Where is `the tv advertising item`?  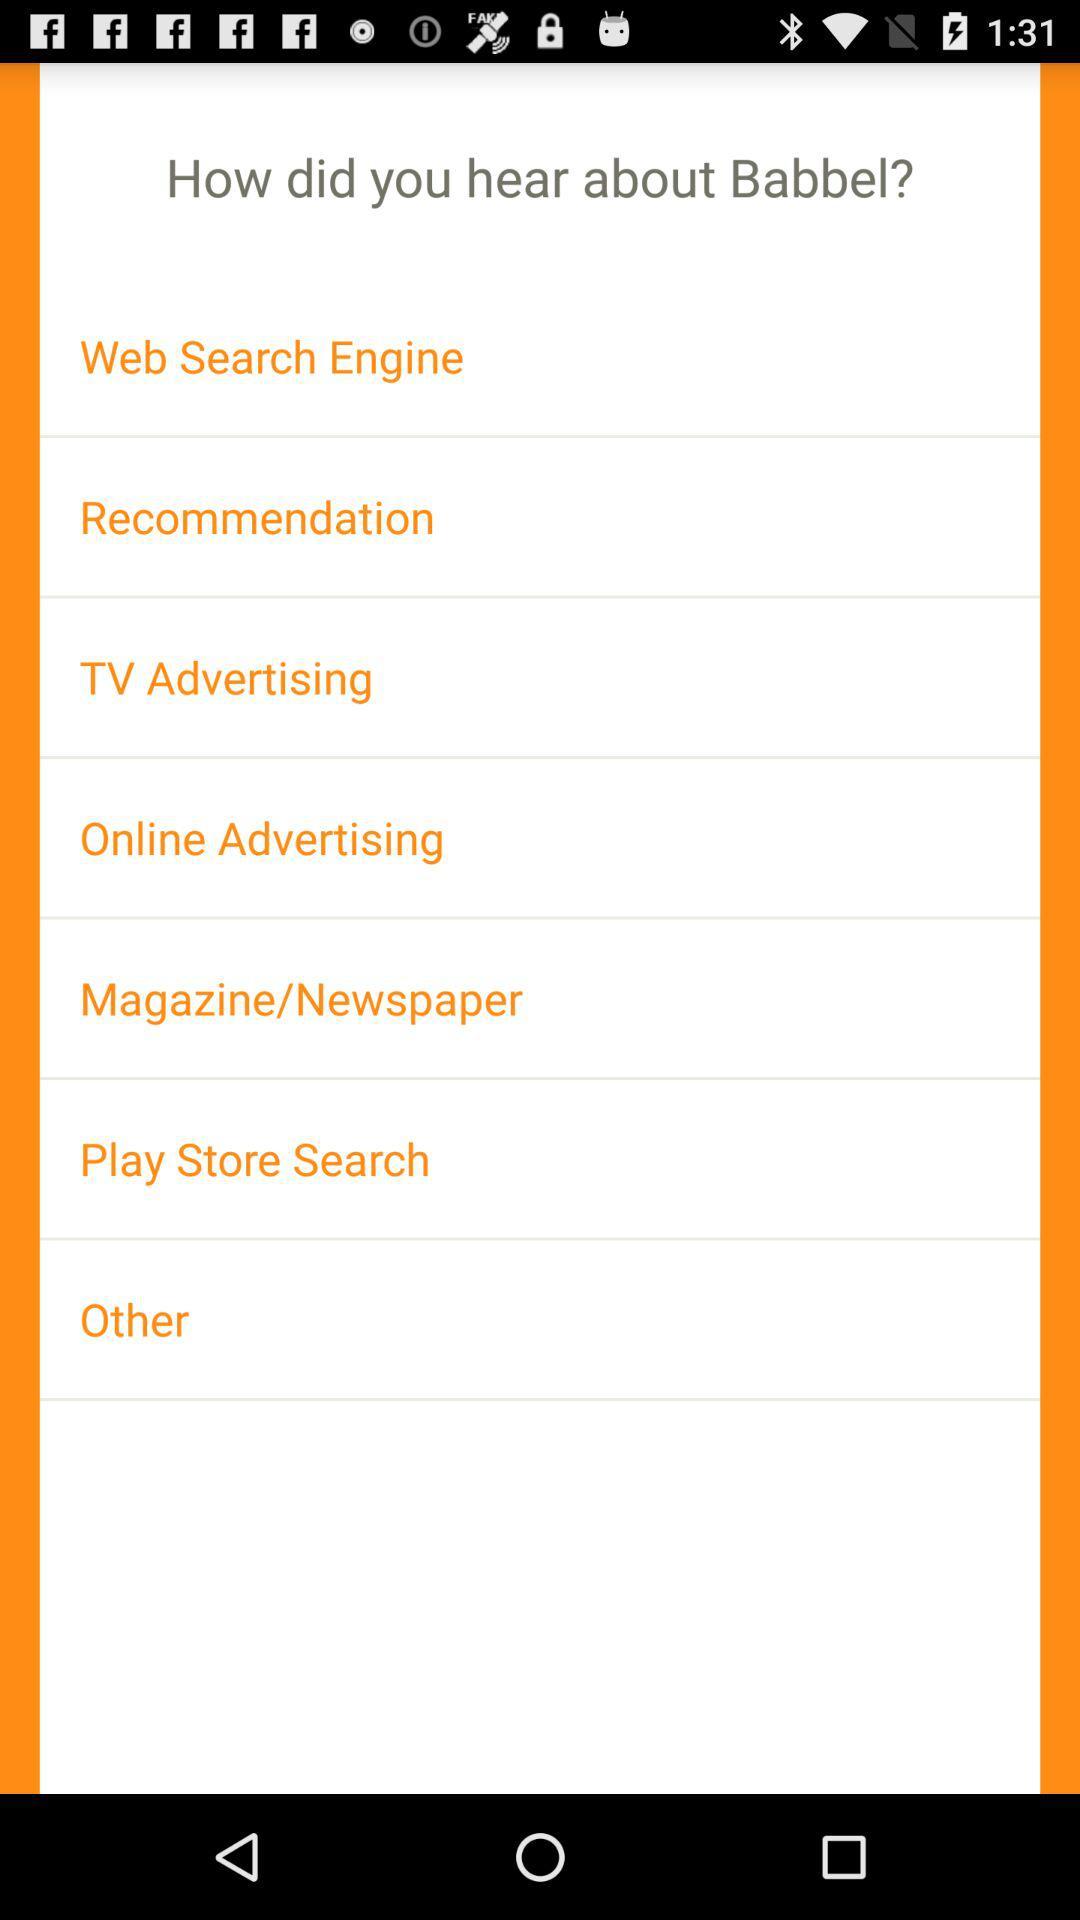 the tv advertising item is located at coordinates (540, 677).